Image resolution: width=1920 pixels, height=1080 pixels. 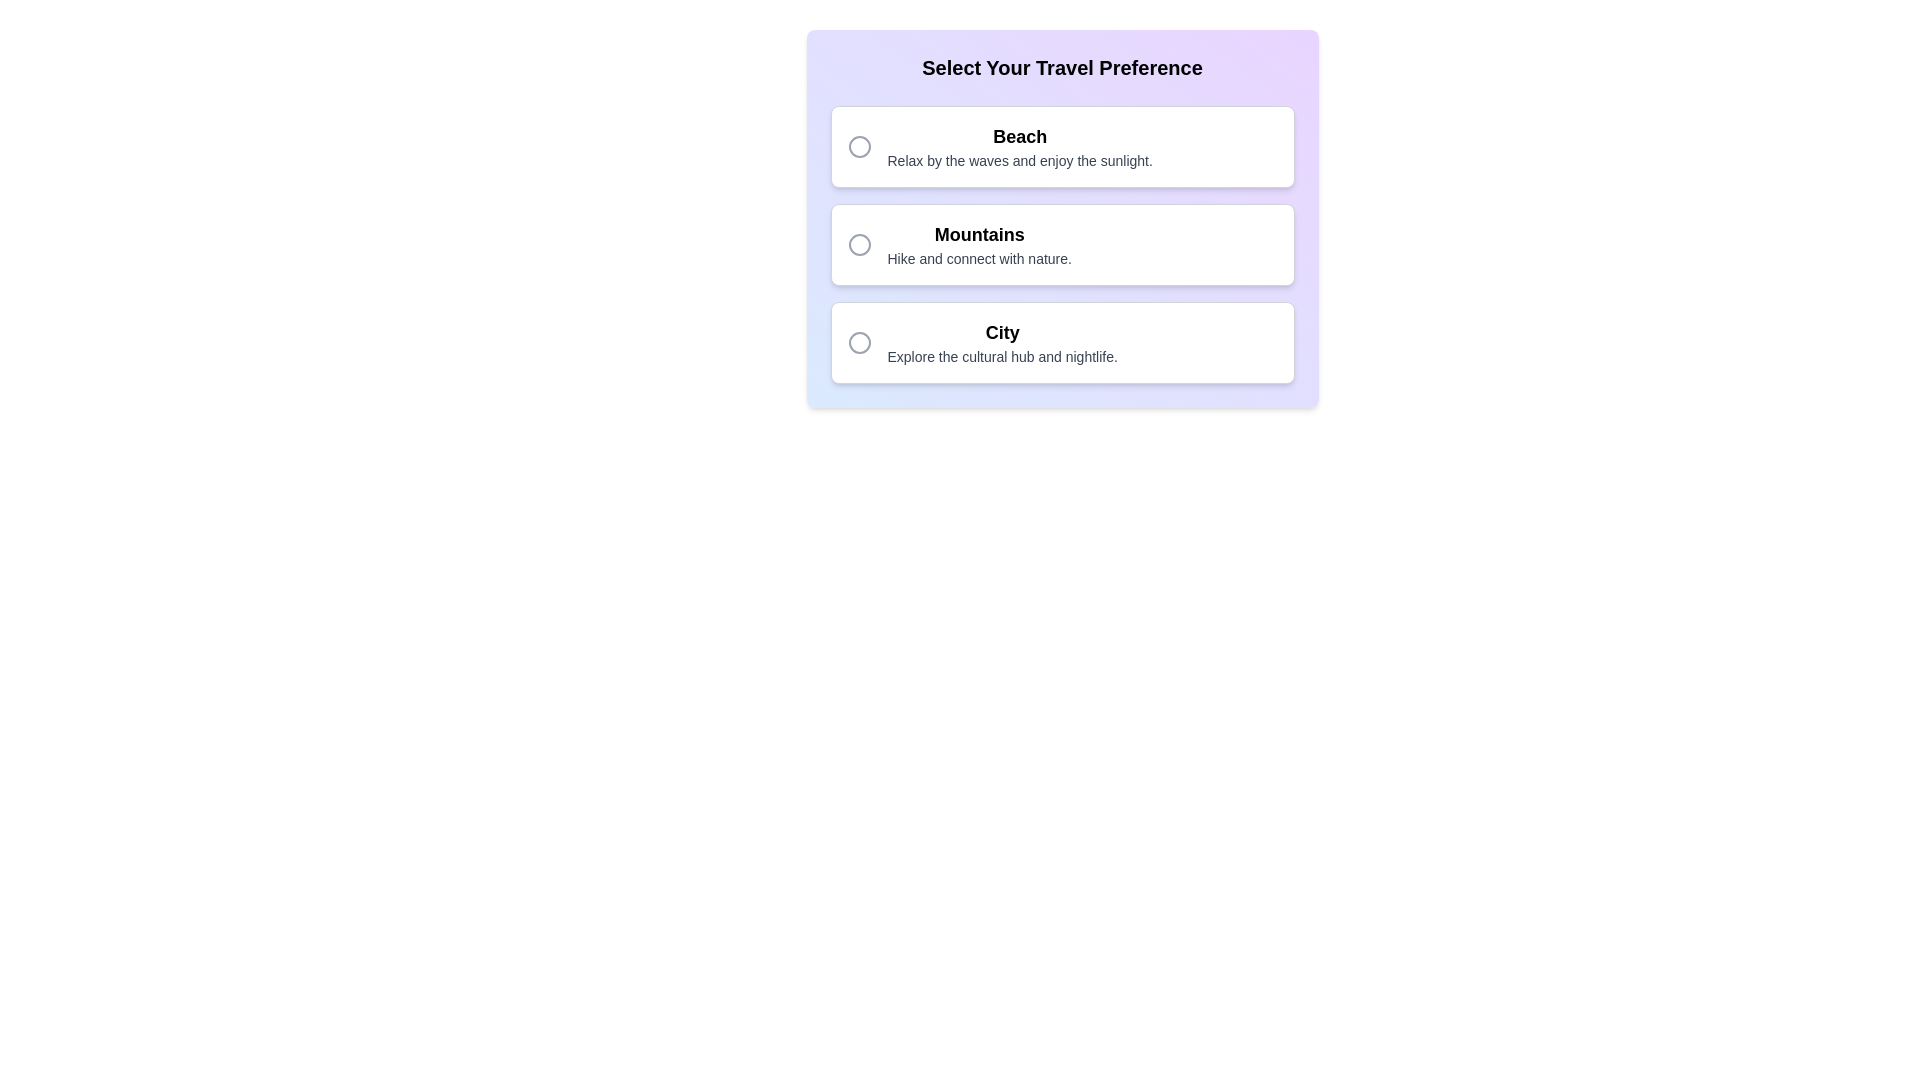 What do you see at coordinates (859, 244) in the screenshot?
I see `the 'Mountains' icon located at the top-left corner of the selectable region of the 'Mountains' card` at bounding box center [859, 244].